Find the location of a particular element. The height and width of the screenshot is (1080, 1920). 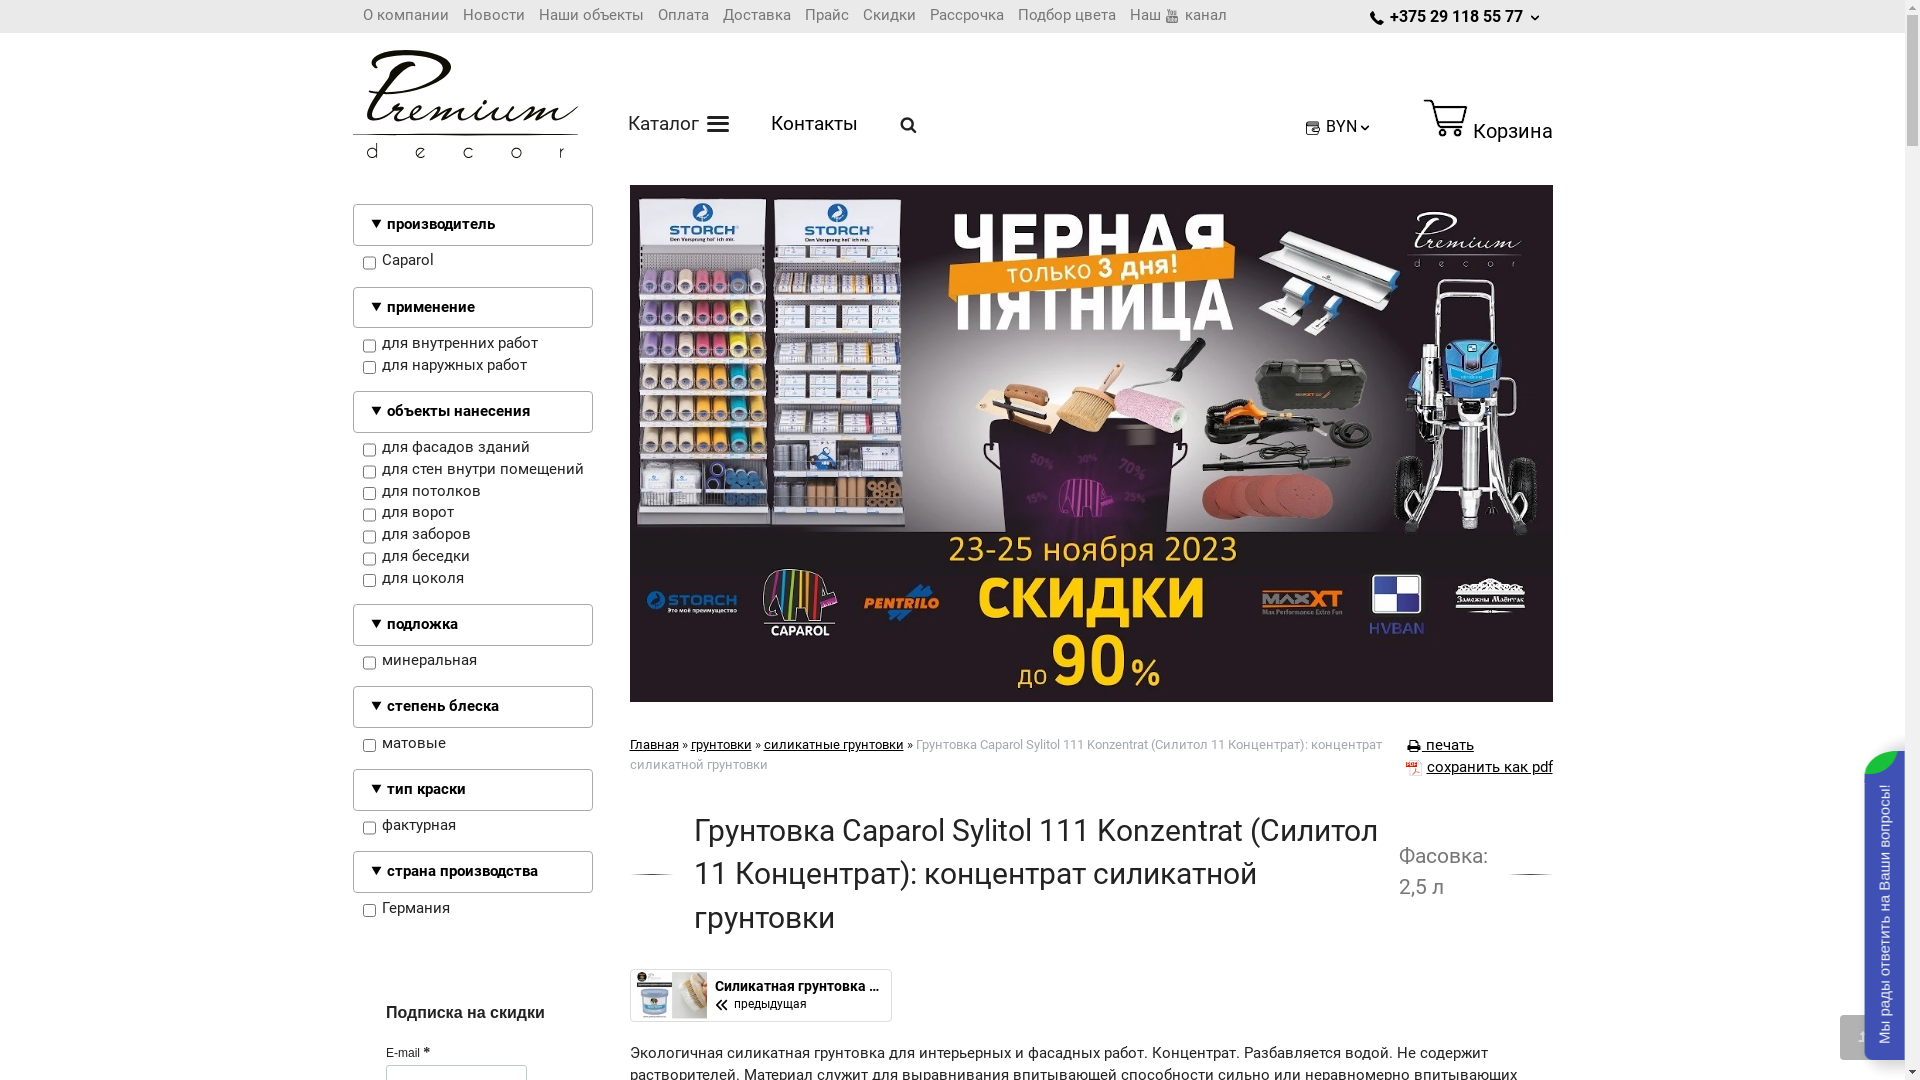

'+375 29 118 55 77' is located at coordinates (1456, 16).